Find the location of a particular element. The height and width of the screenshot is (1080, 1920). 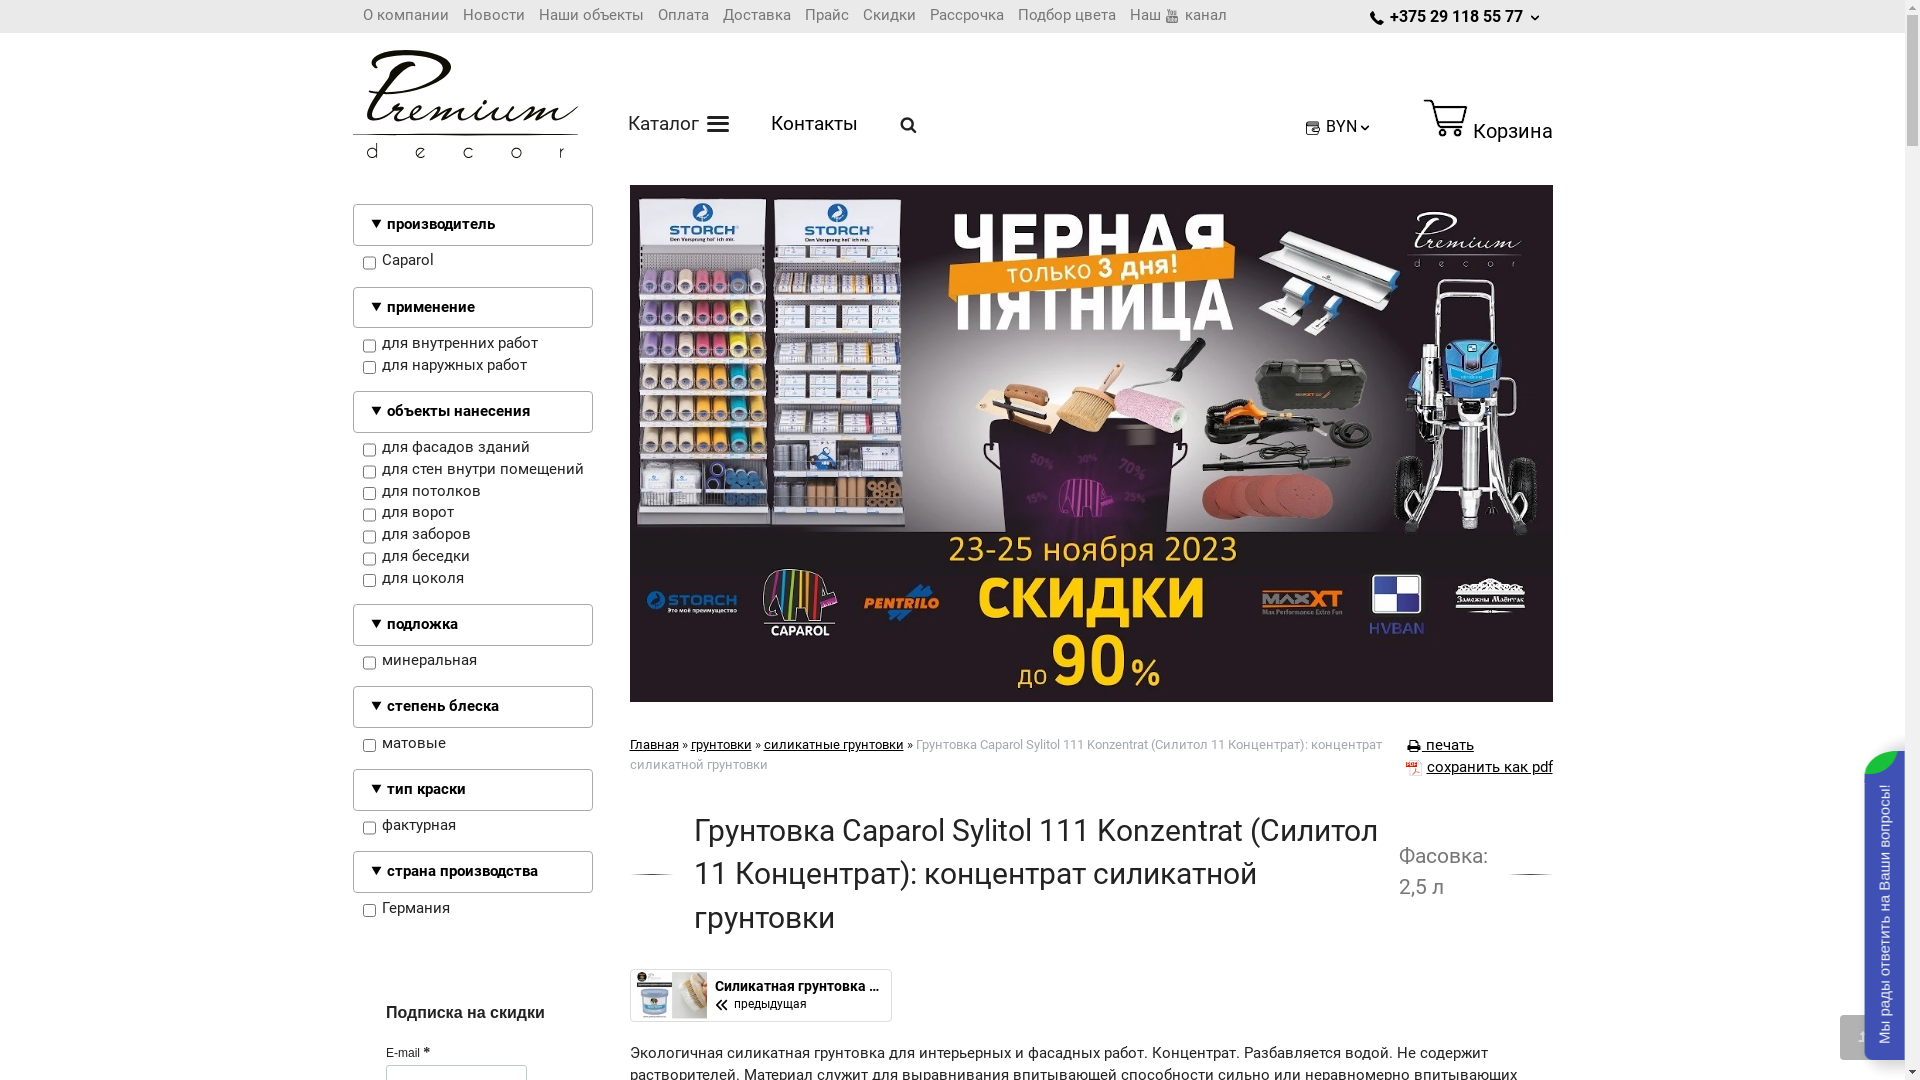

'+375 29 118 55 77' is located at coordinates (1456, 16).